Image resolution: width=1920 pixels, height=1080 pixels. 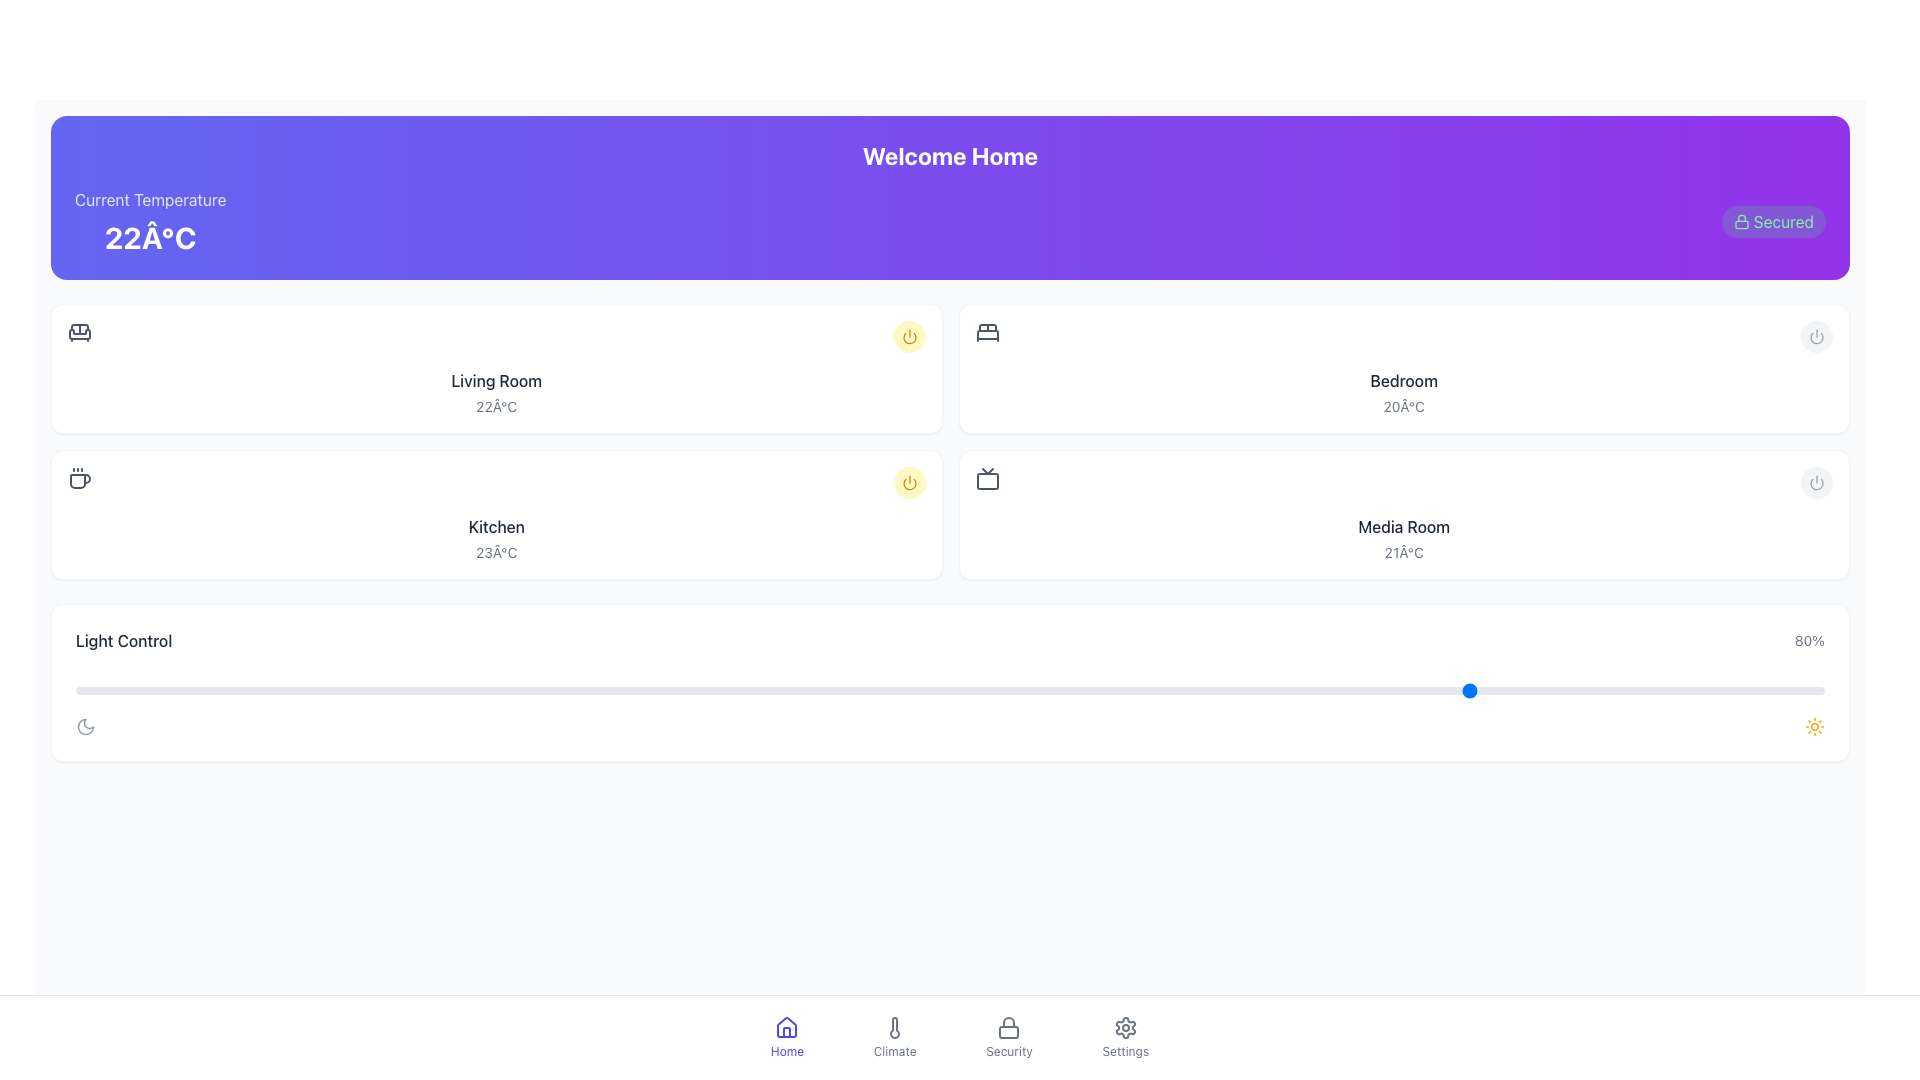 I want to click on the power toggle button for the 'Media Room' section, so click(x=1817, y=482).